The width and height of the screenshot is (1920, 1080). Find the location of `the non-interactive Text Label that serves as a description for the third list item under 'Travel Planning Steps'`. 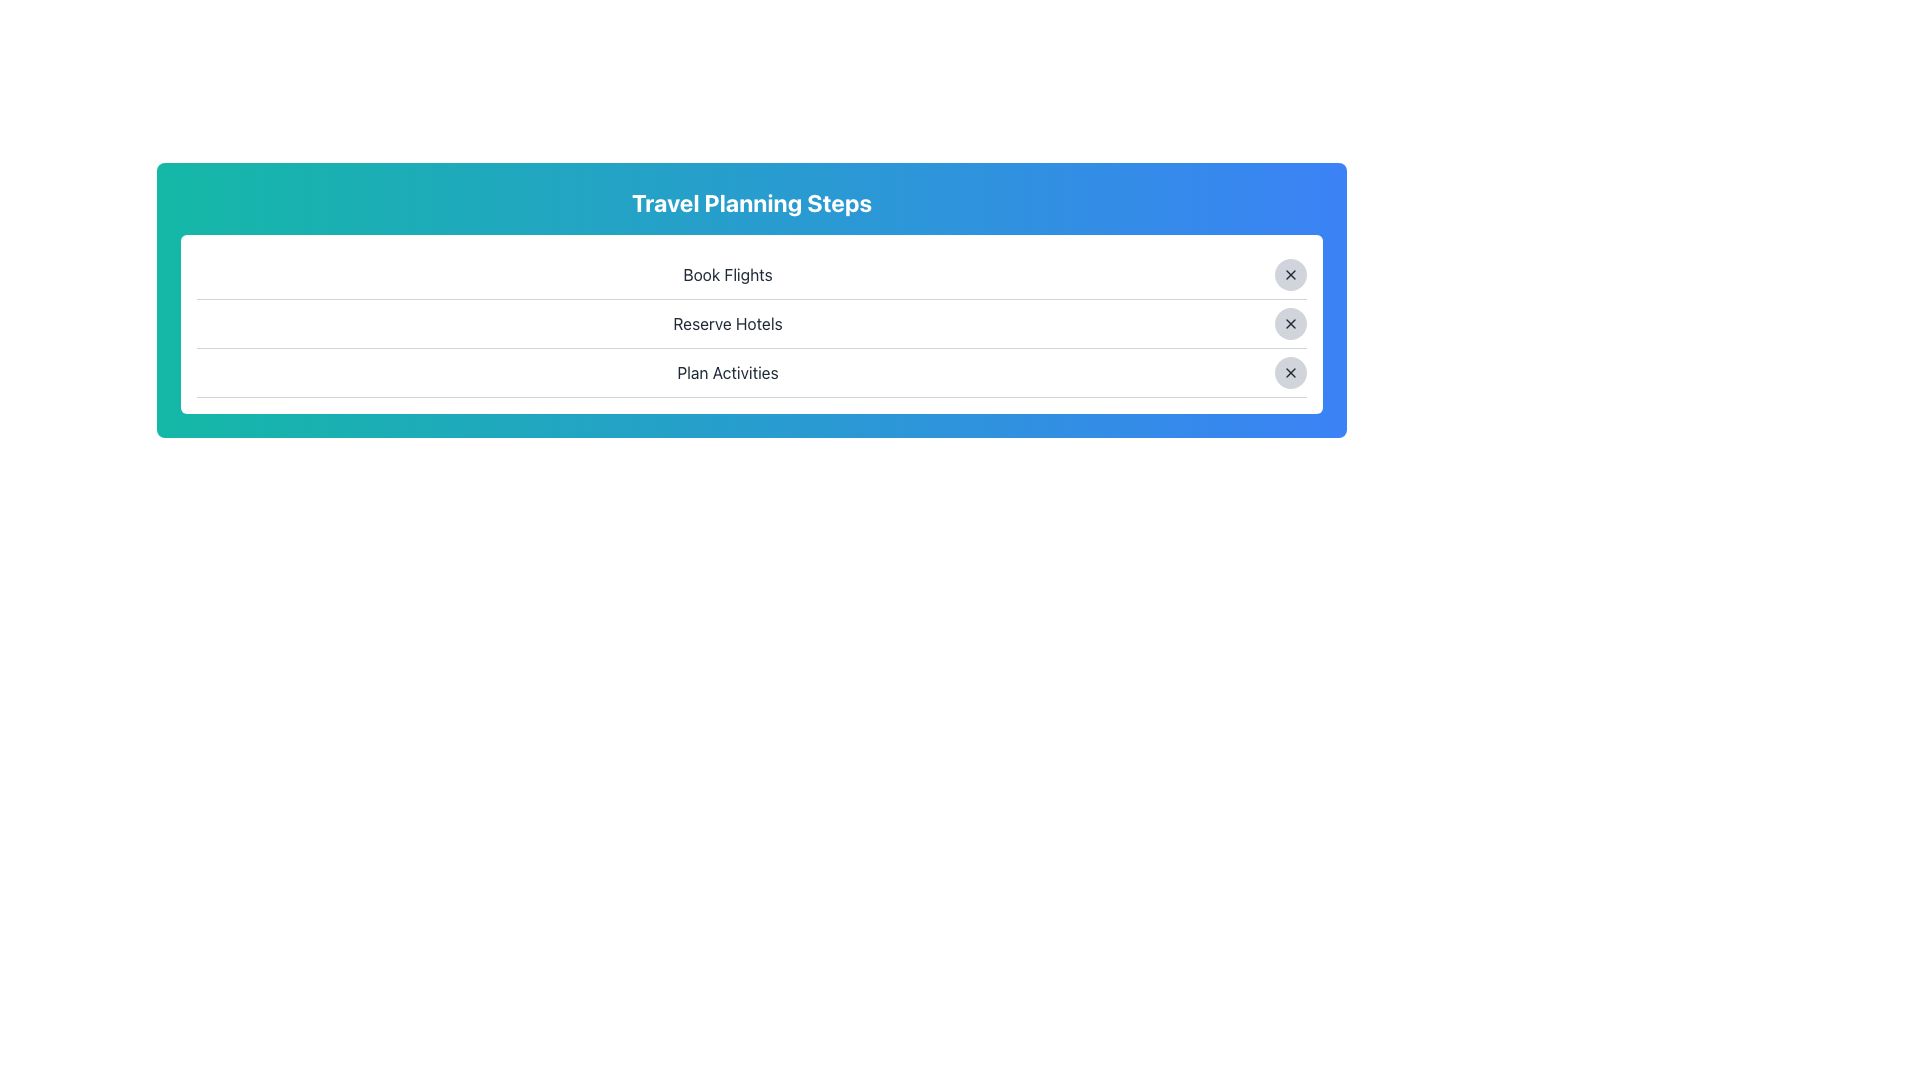

the non-interactive Text Label that serves as a description for the third list item under 'Travel Planning Steps' is located at coordinates (727, 373).